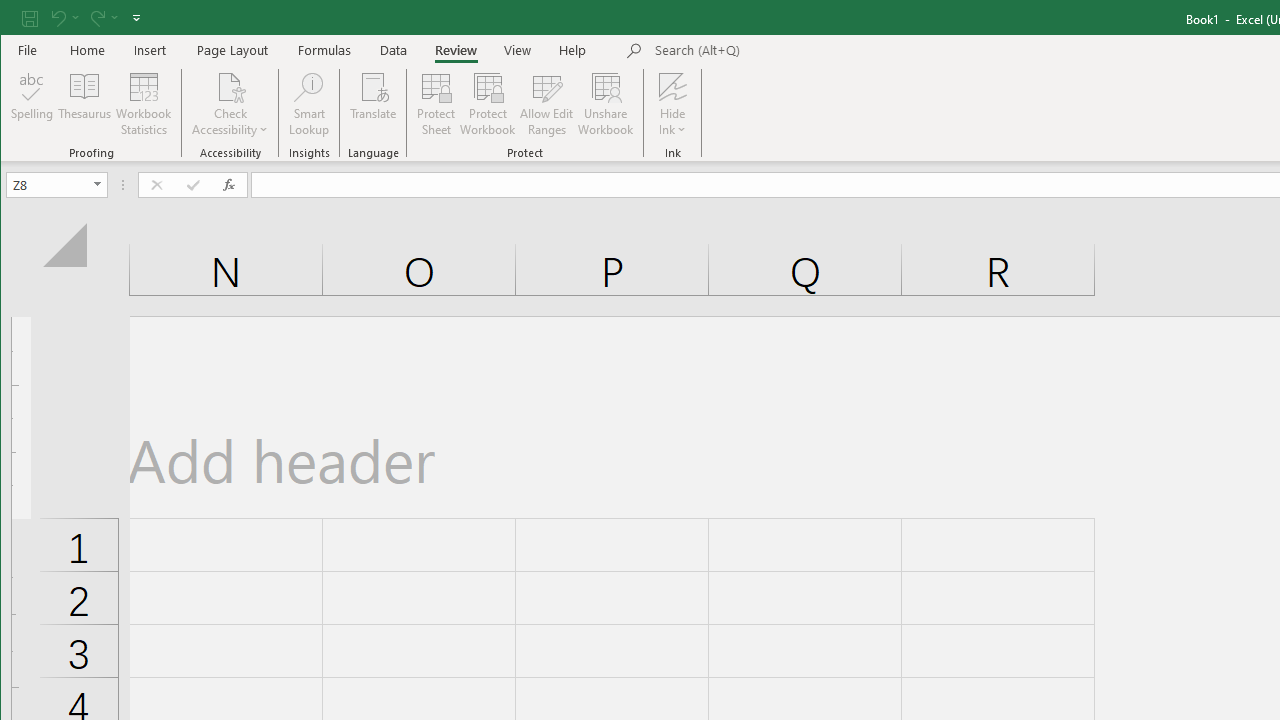  Describe the element at coordinates (488, 104) in the screenshot. I see `'Protect Workbook...'` at that location.